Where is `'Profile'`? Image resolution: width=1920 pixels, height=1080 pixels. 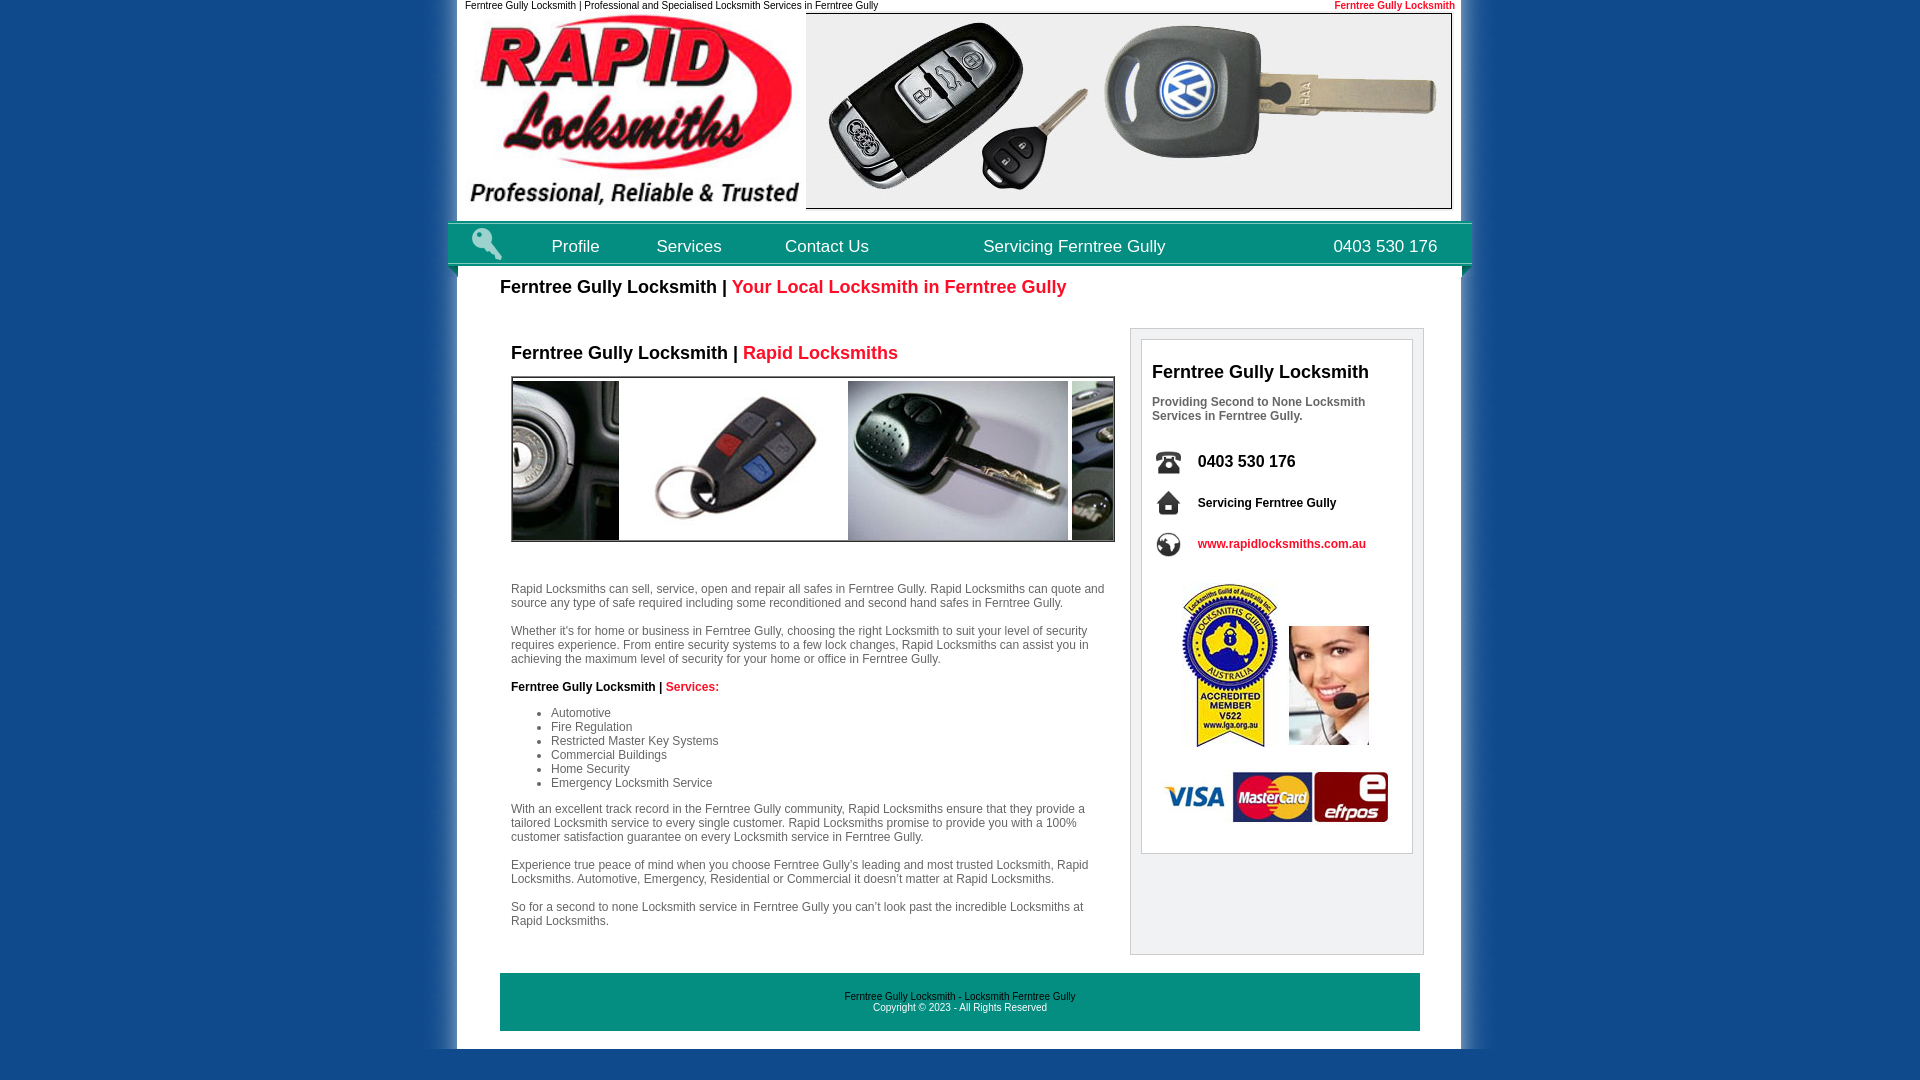 'Profile' is located at coordinates (552, 244).